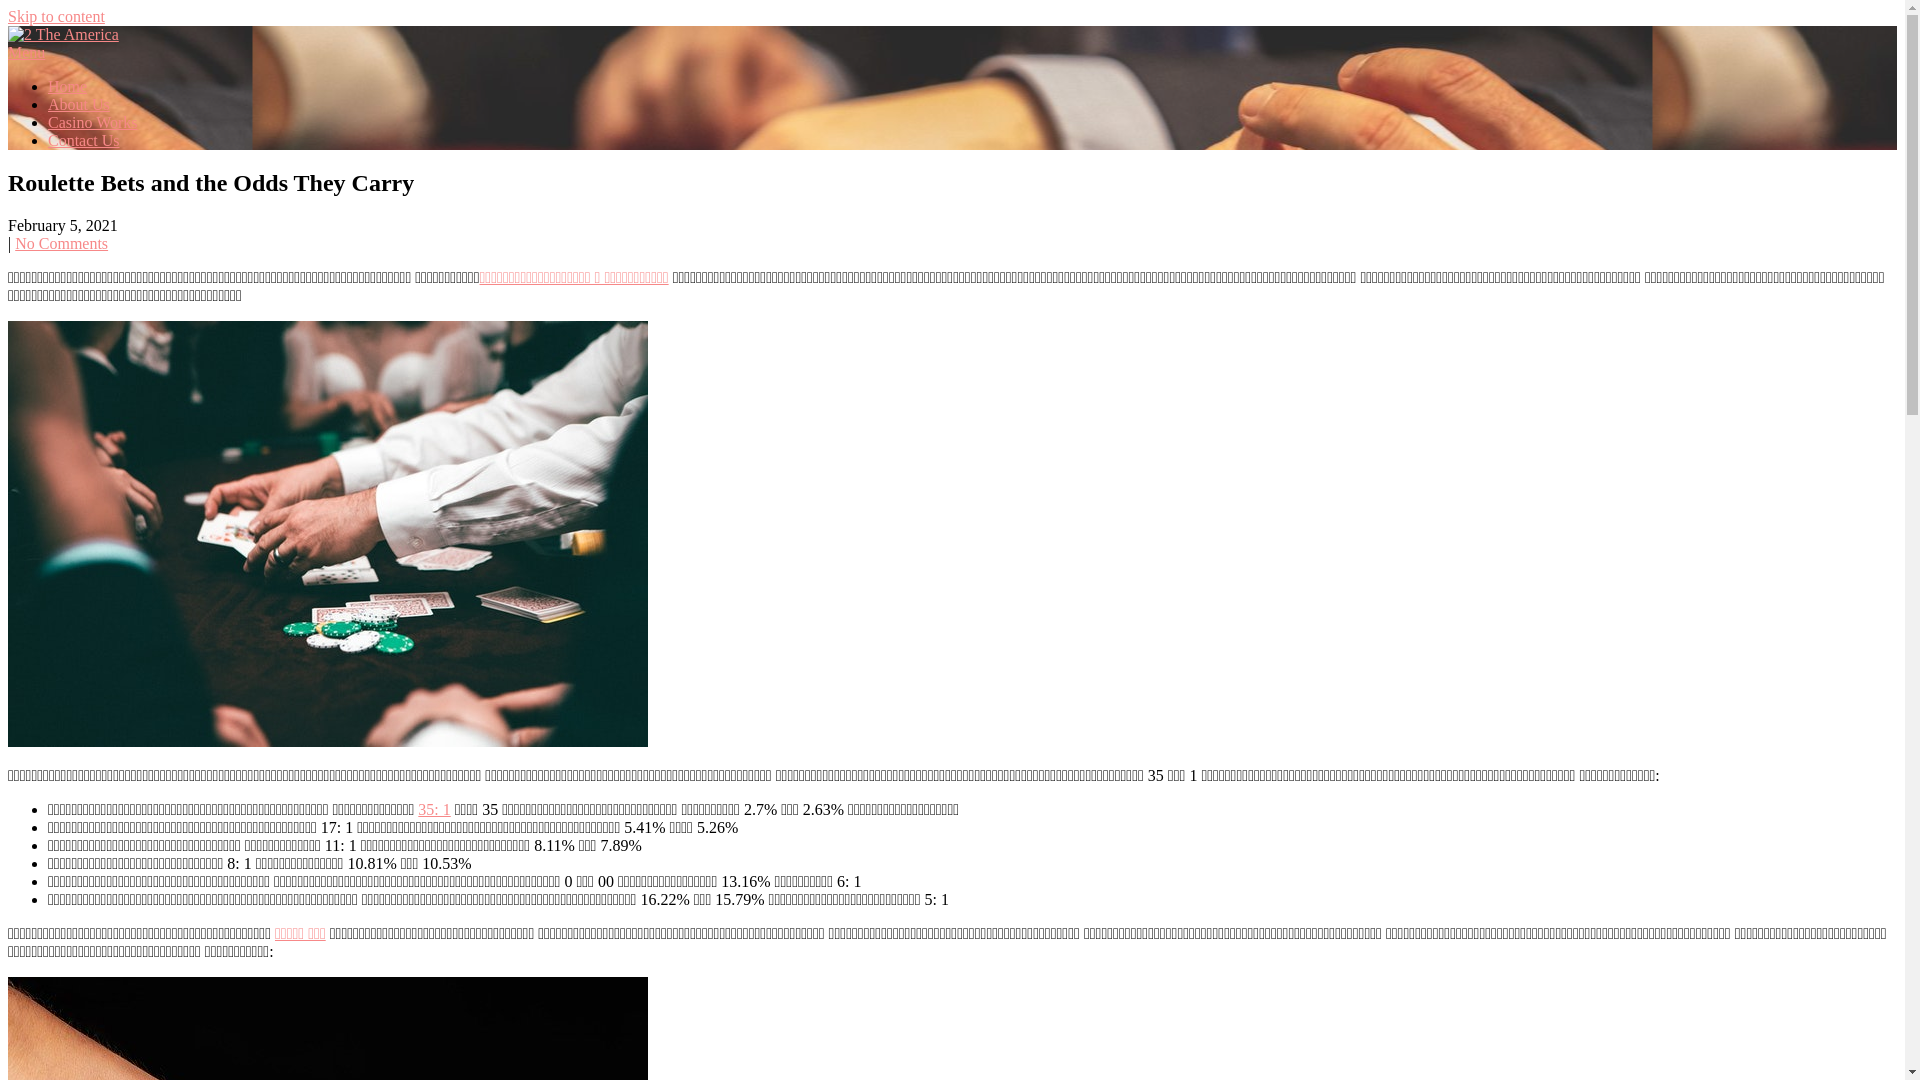  Describe the element at coordinates (61, 242) in the screenshot. I see `'No Comments'` at that location.